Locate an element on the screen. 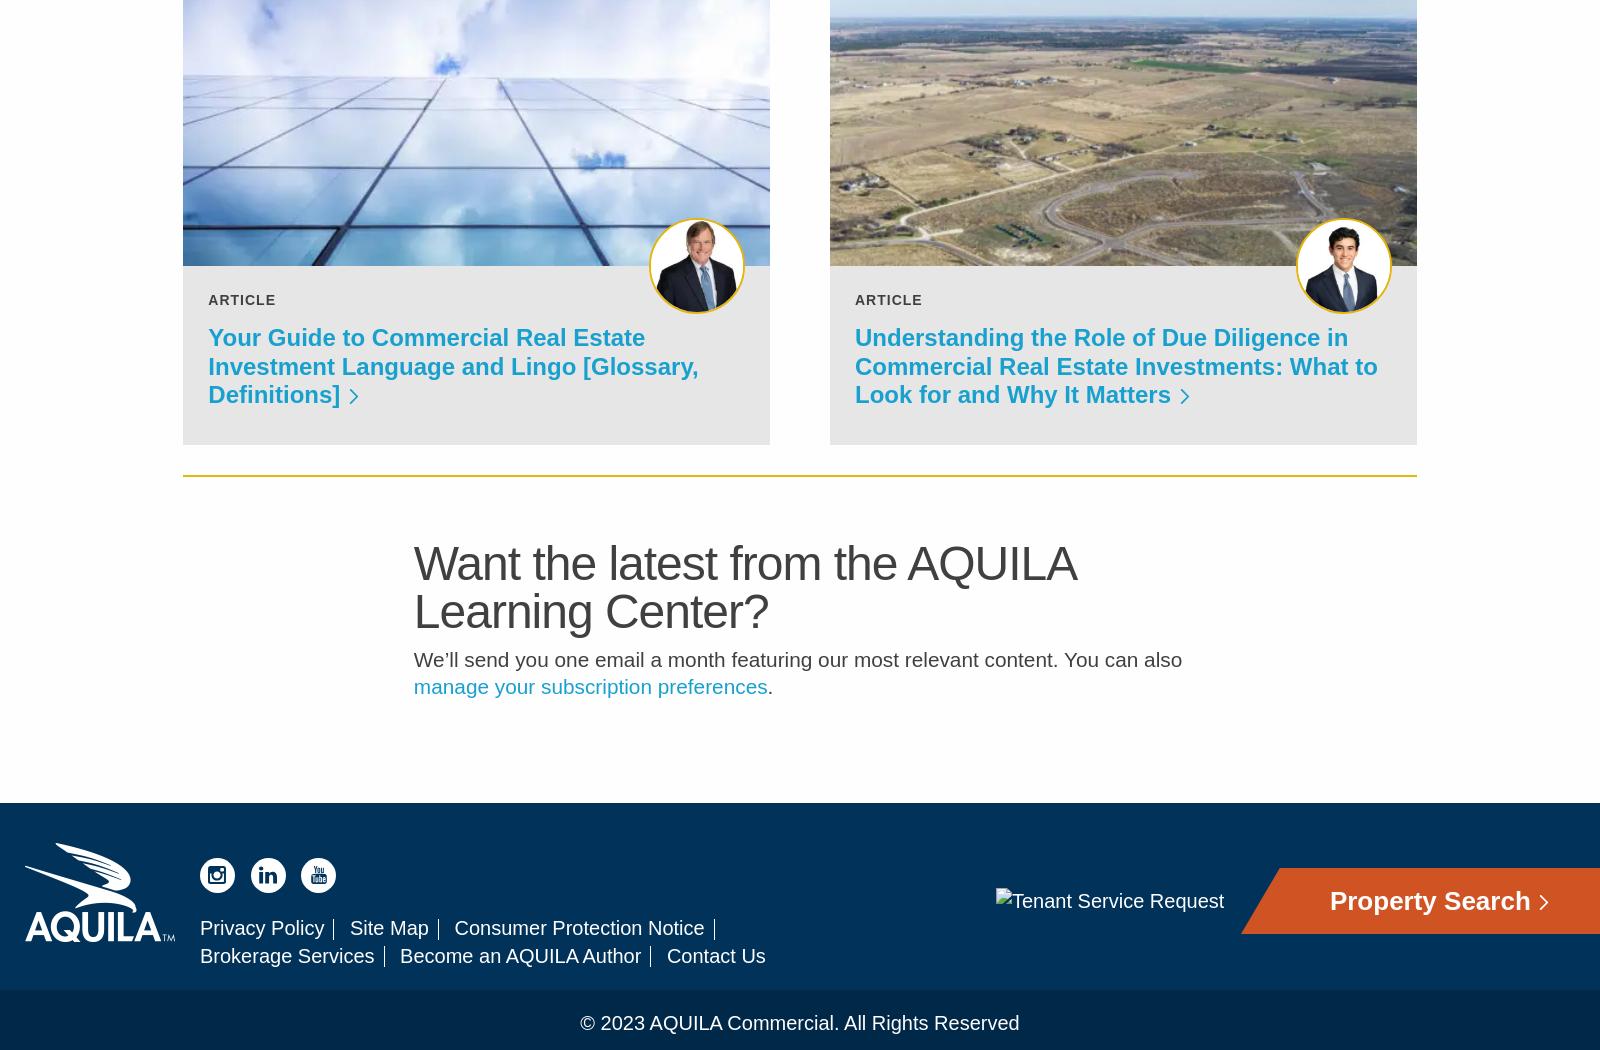 This screenshot has width=1600, height=1050. 'Site Map' is located at coordinates (388, 940).